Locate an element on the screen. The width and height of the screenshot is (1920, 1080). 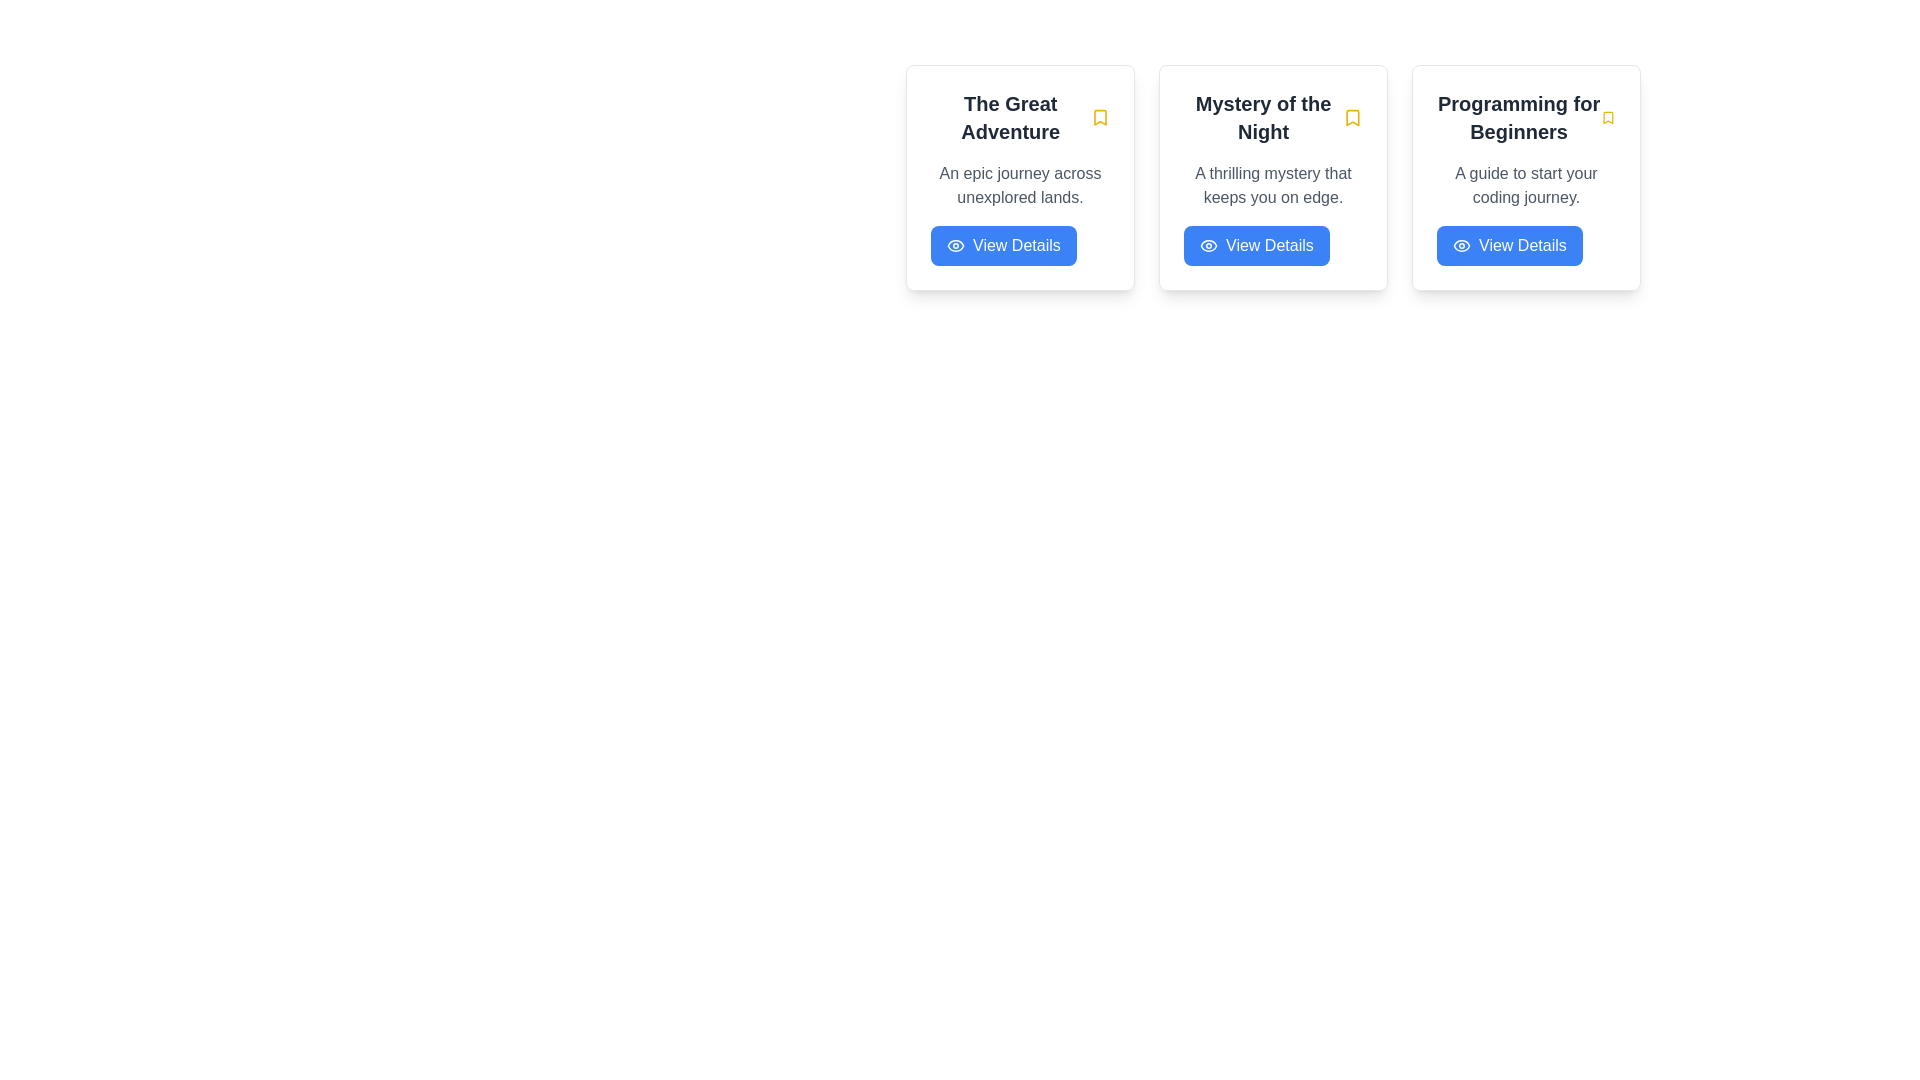
the yellow bookmark icon associated with the bold text block 'Programming for Beginners' located at the top of the first card in the row is located at coordinates (1525, 118).